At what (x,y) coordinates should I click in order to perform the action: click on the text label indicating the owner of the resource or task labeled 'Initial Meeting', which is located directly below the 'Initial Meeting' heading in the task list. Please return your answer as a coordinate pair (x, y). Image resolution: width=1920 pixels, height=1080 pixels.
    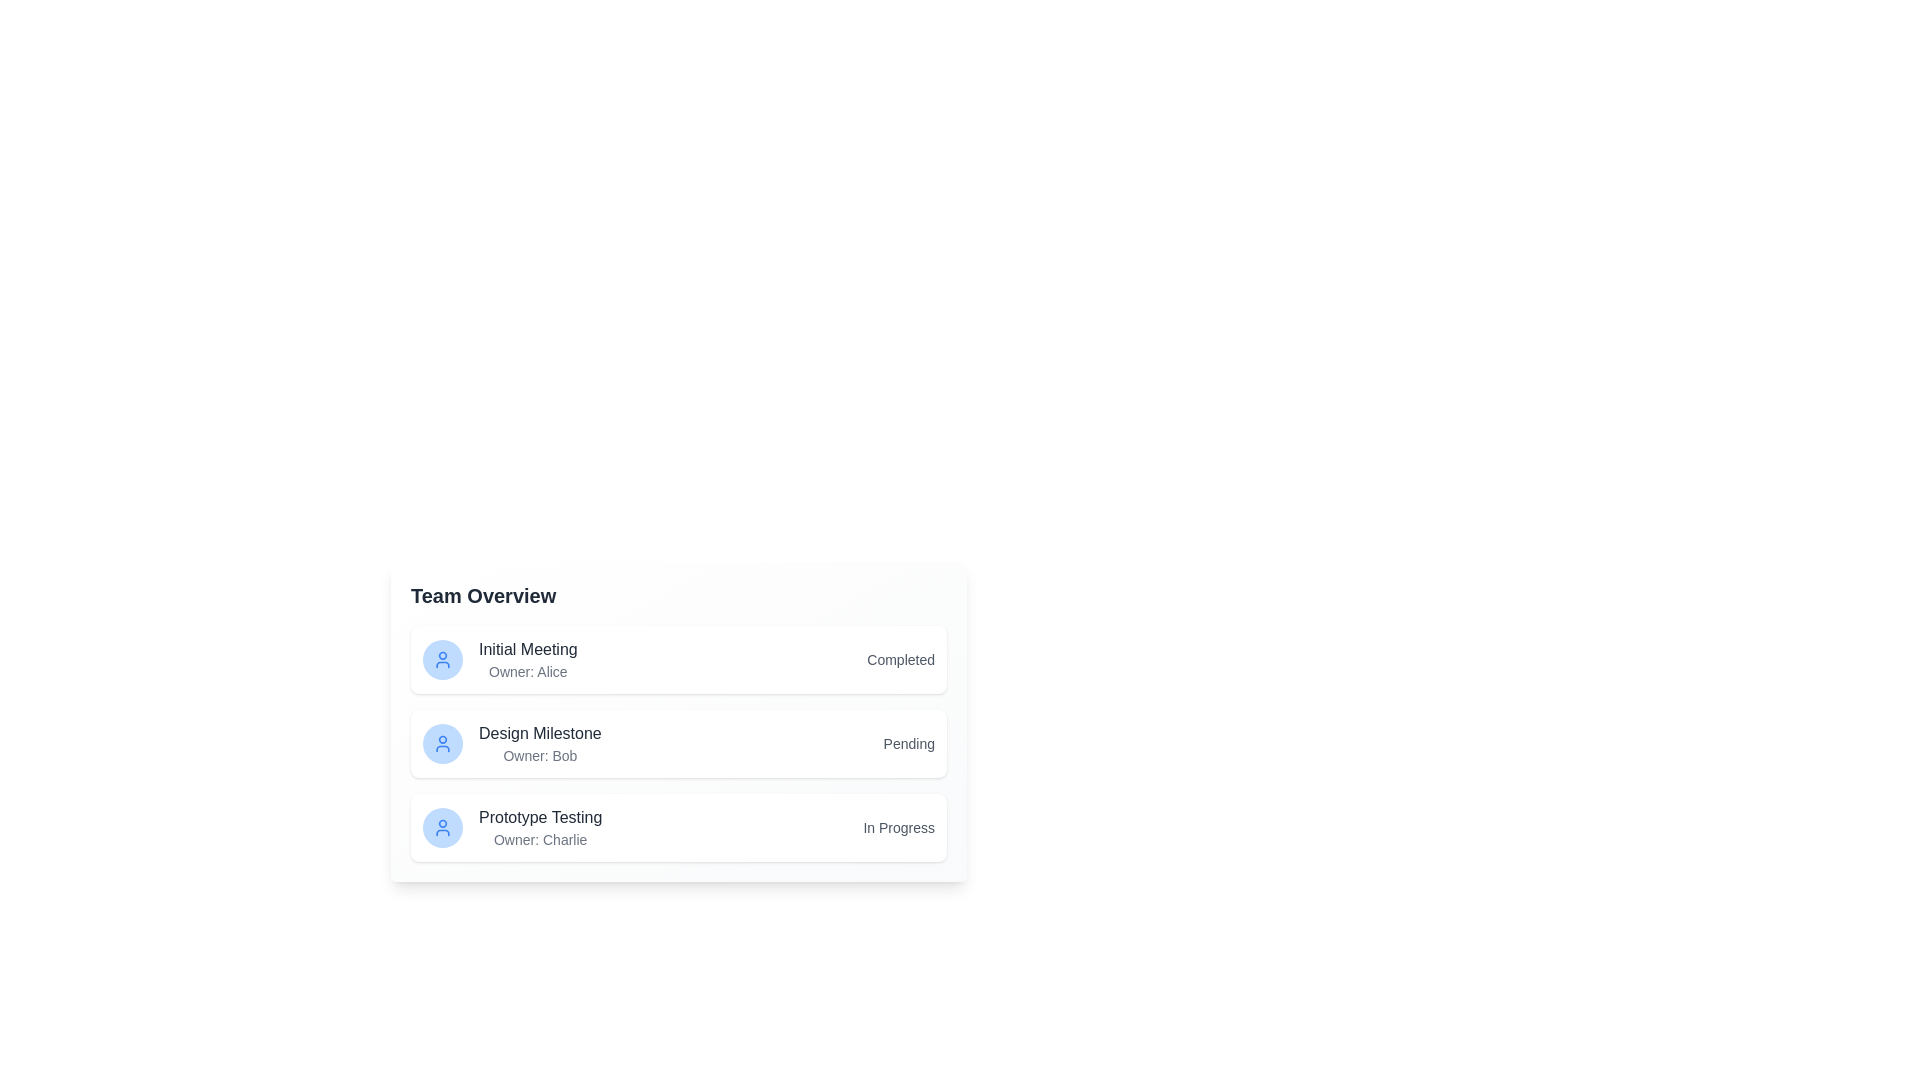
    Looking at the image, I should click on (528, 671).